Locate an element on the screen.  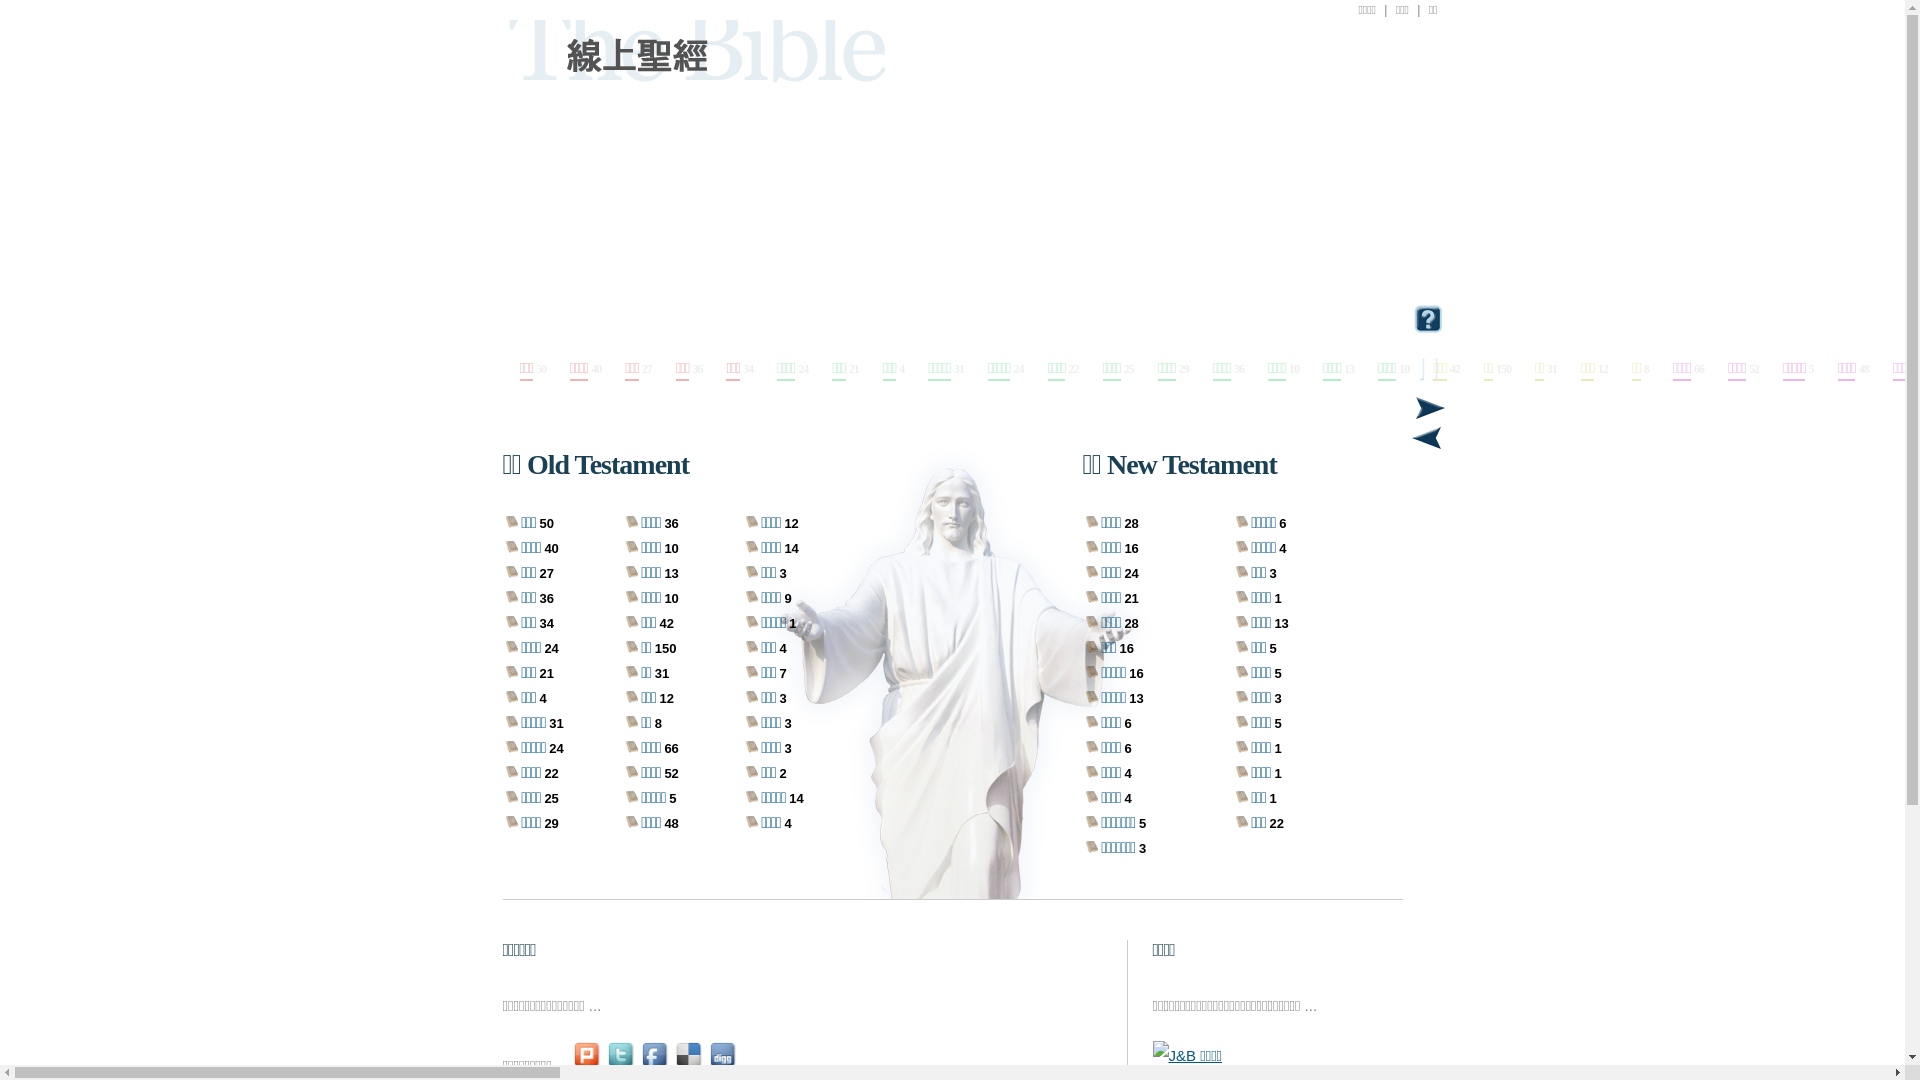
'del.icio.us' is located at coordinates (690, 1064).